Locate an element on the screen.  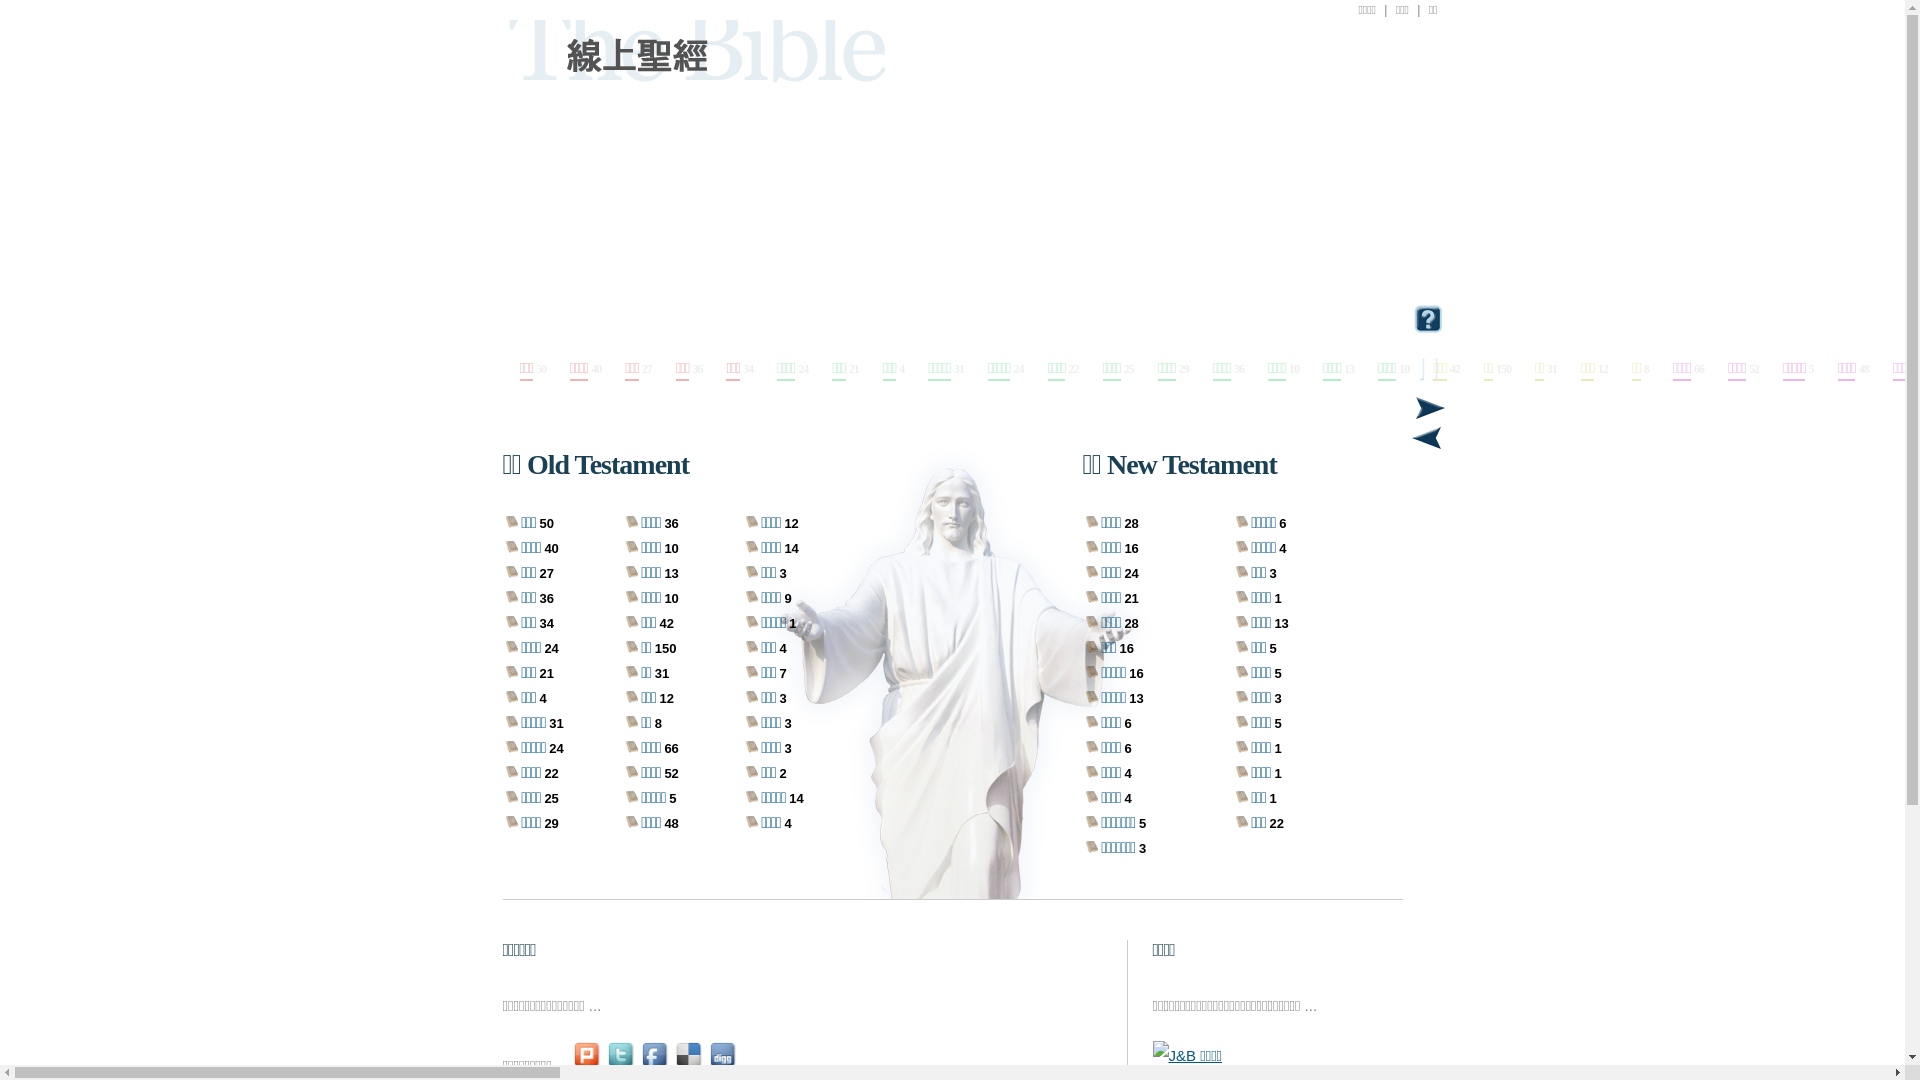
'del.icio.us' is located at coordinates (690, 1064).